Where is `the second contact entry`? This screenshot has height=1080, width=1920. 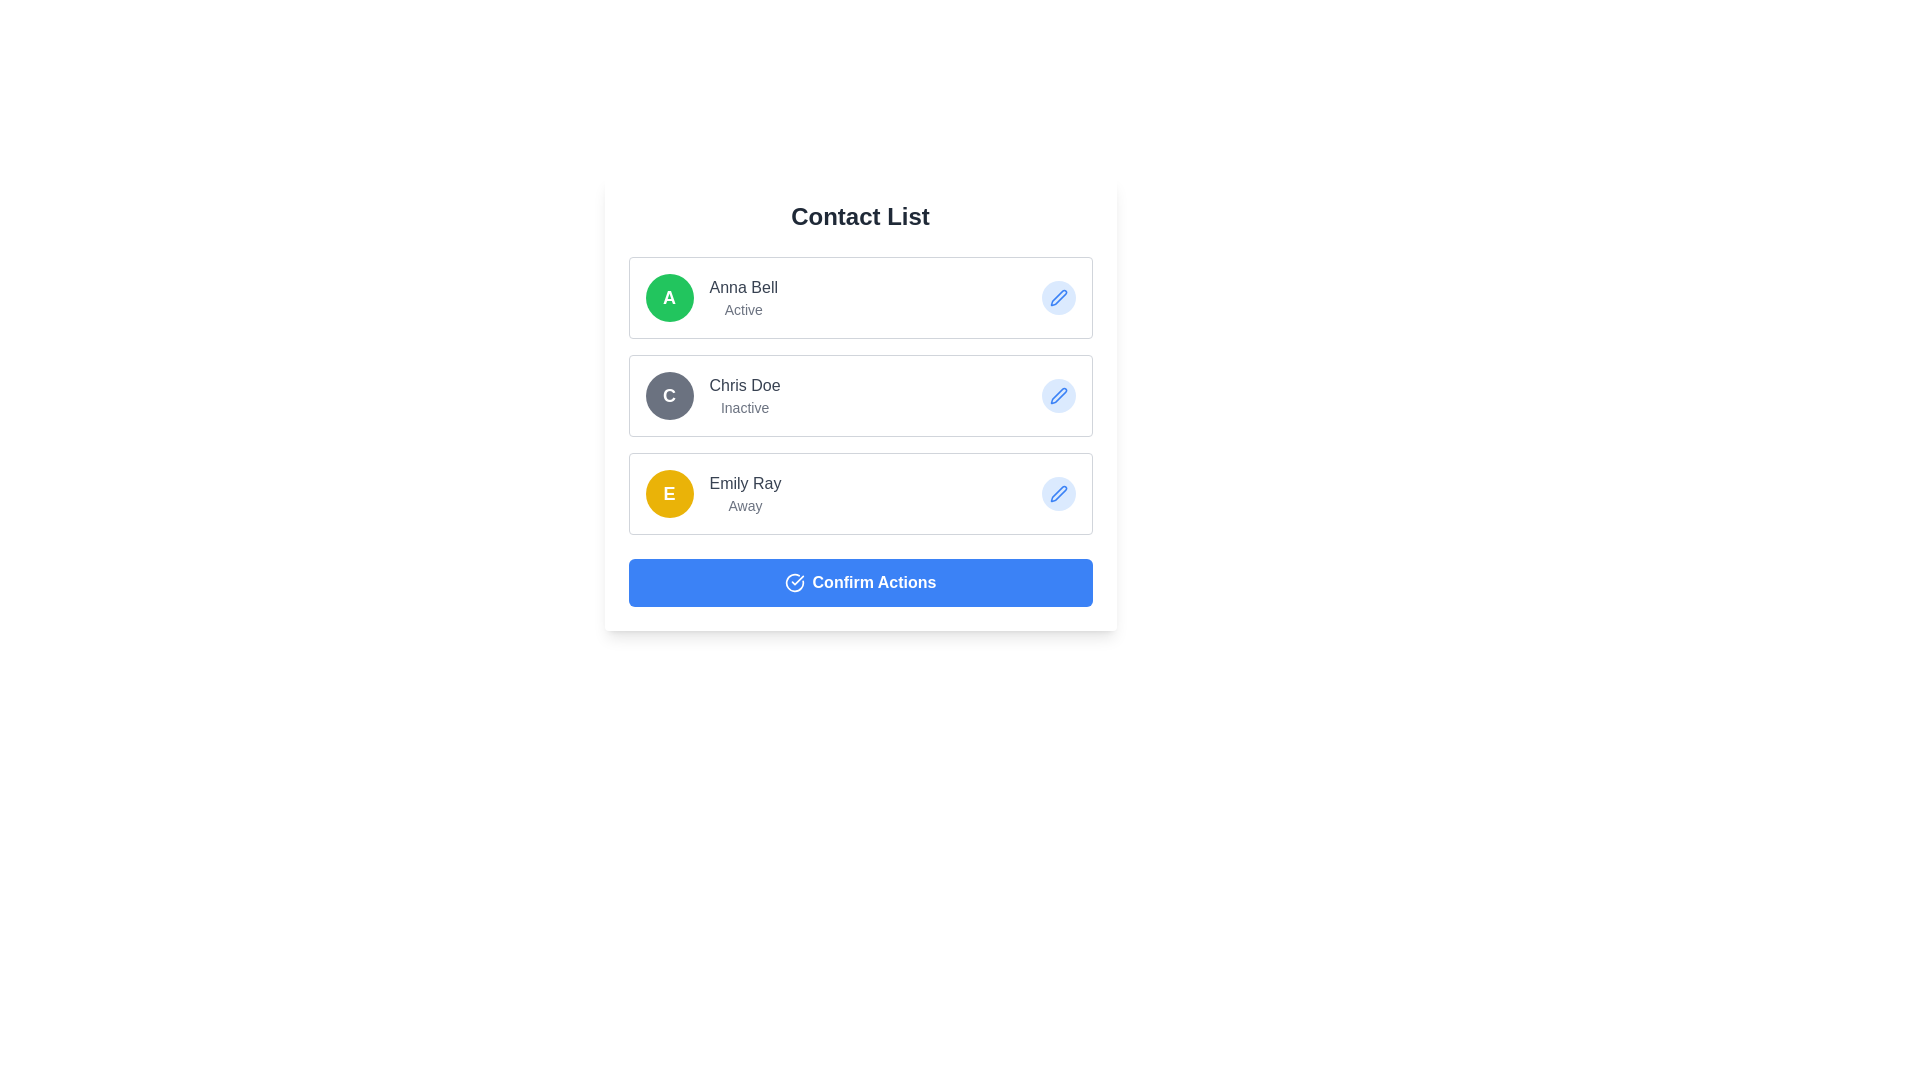
the second contact entry is located at coordinates (860, 396).